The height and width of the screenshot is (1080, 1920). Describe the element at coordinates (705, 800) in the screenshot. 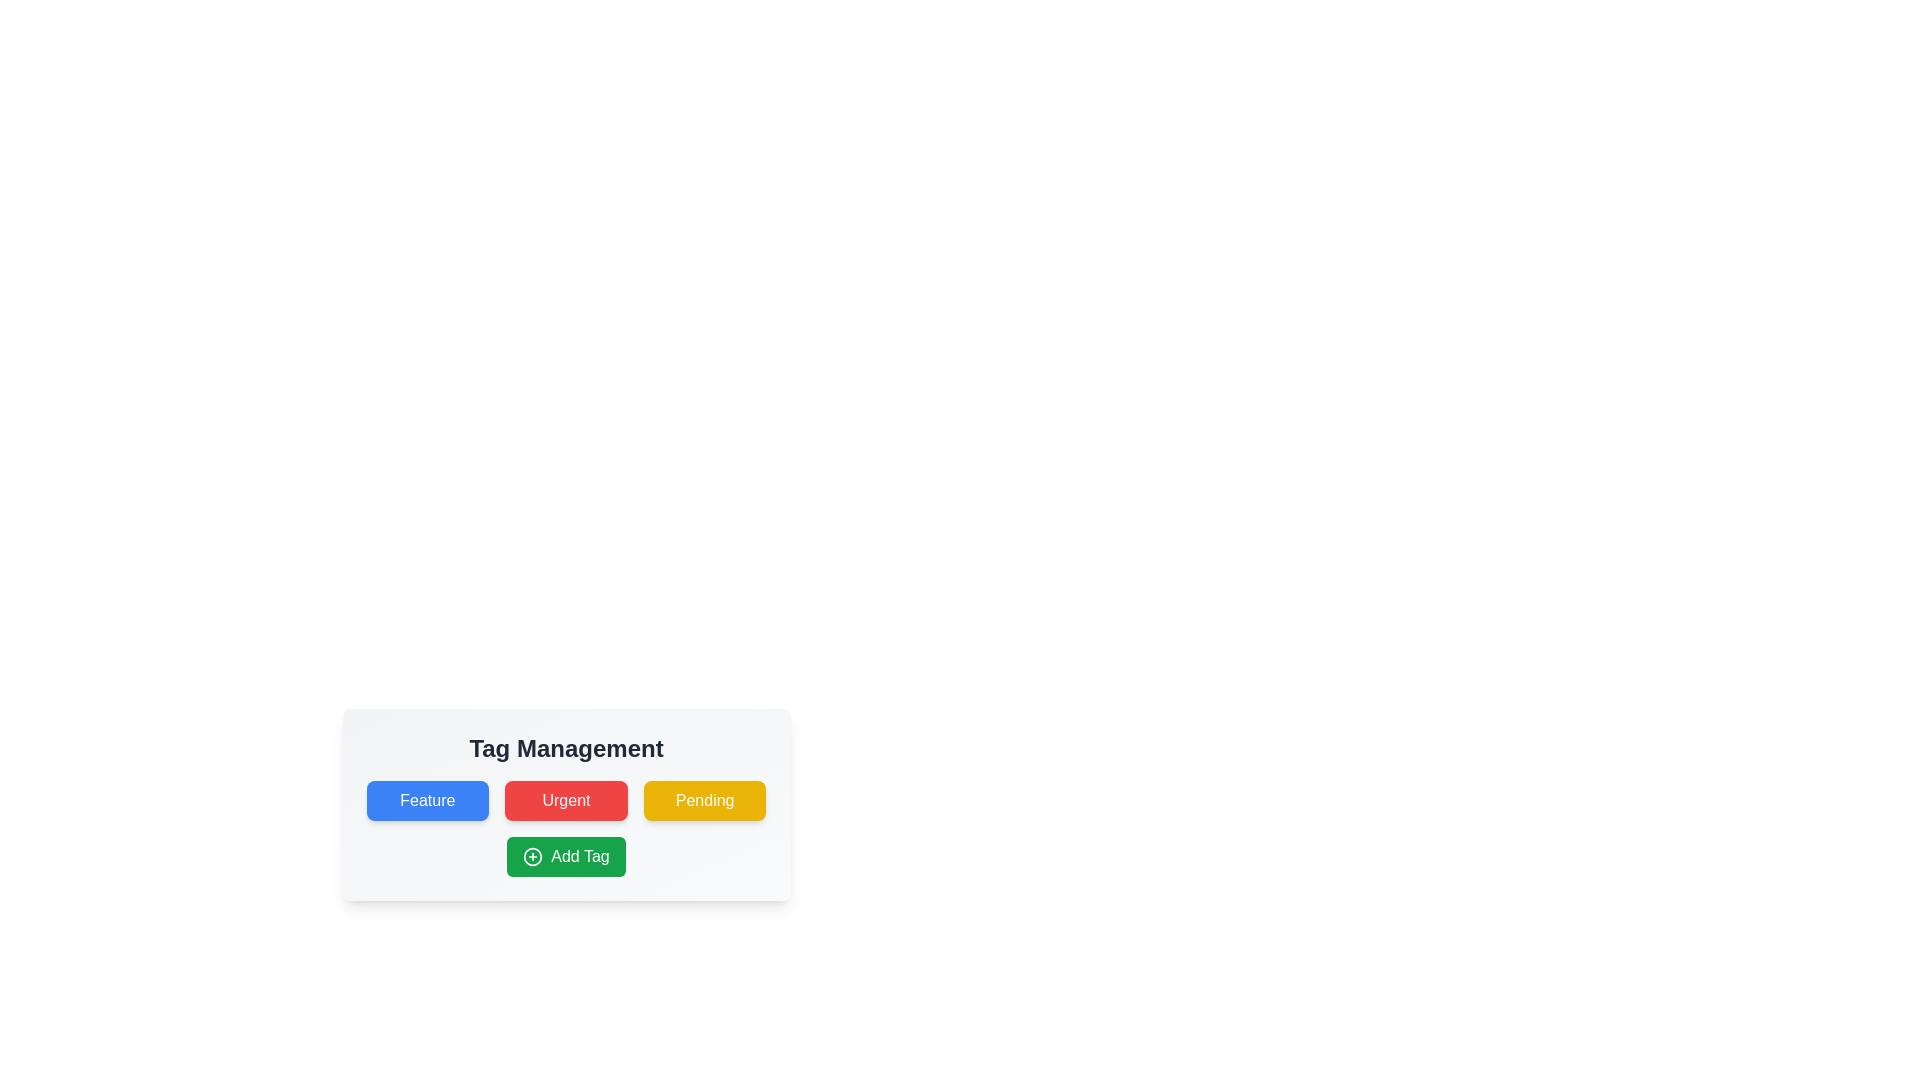

I see `the tag labeled Pending` at that location.